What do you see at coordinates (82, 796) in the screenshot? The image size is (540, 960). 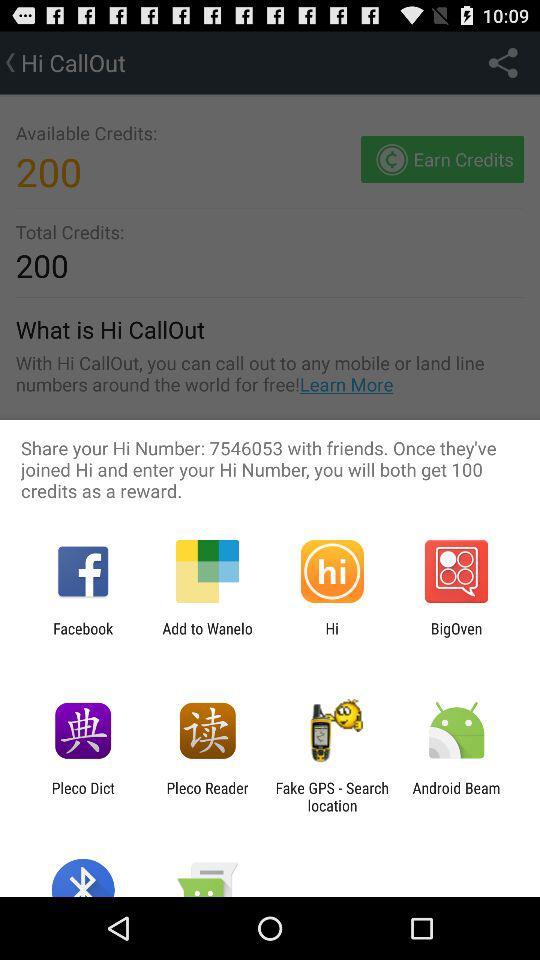 I see `item to the left of the pleco reader` at bounding box center [82, 796].